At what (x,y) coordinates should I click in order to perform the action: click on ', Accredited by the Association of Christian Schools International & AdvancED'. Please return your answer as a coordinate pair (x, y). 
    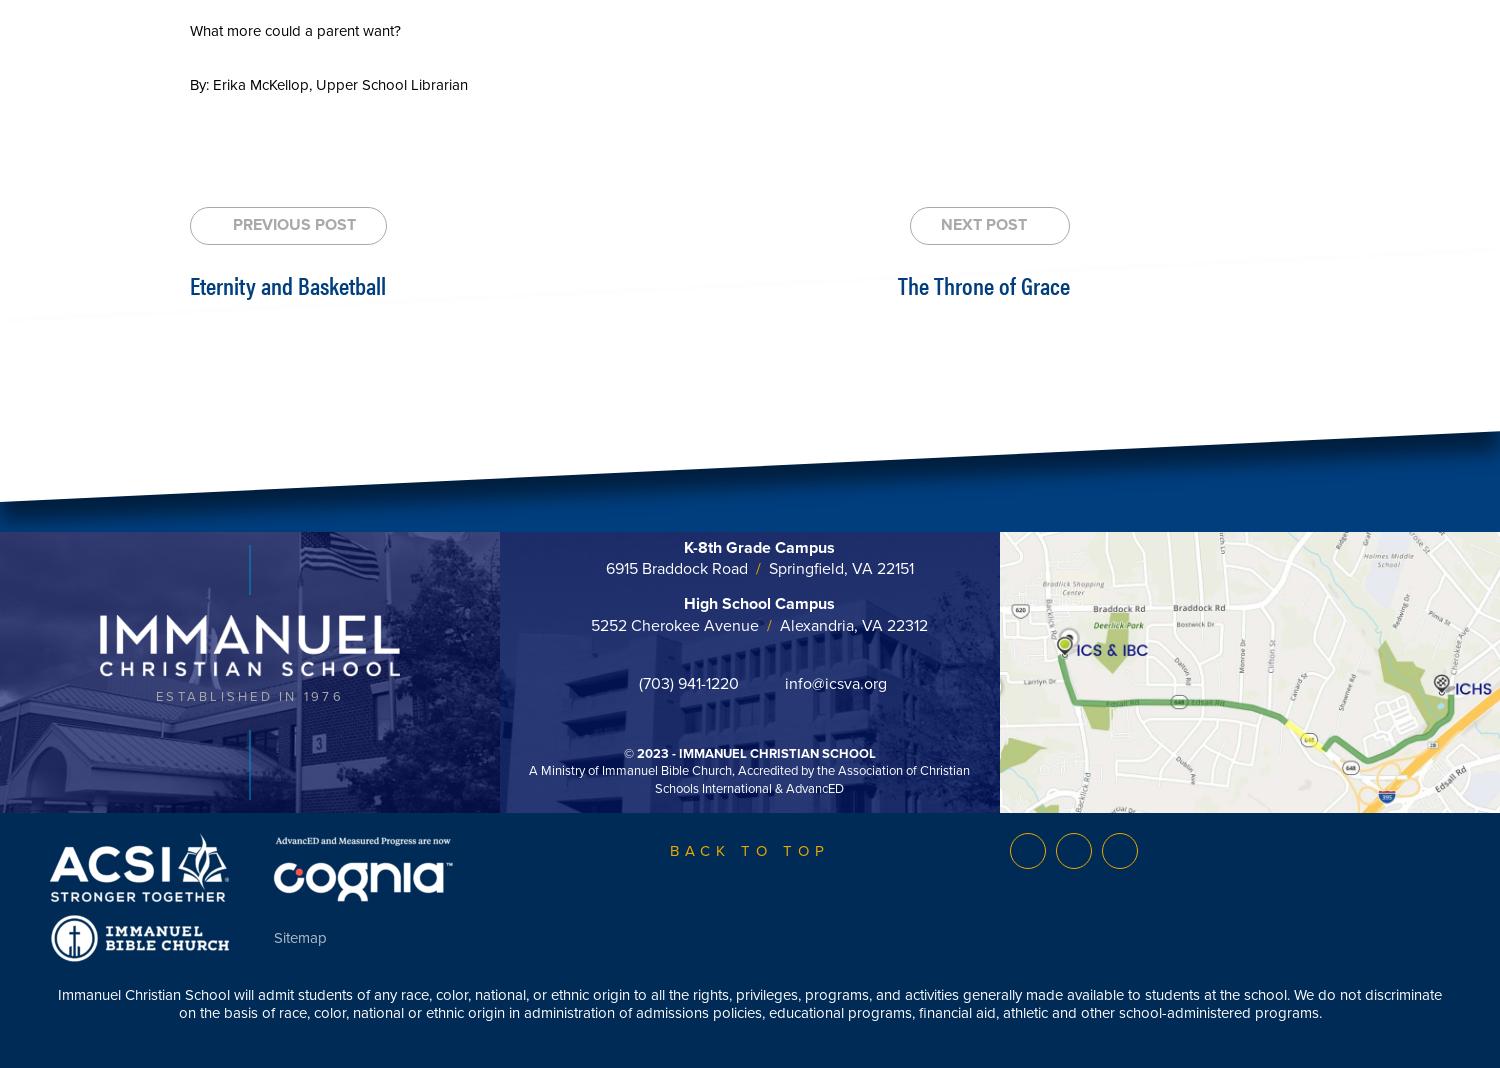
    Looking at the image, I should click on (812, 779).